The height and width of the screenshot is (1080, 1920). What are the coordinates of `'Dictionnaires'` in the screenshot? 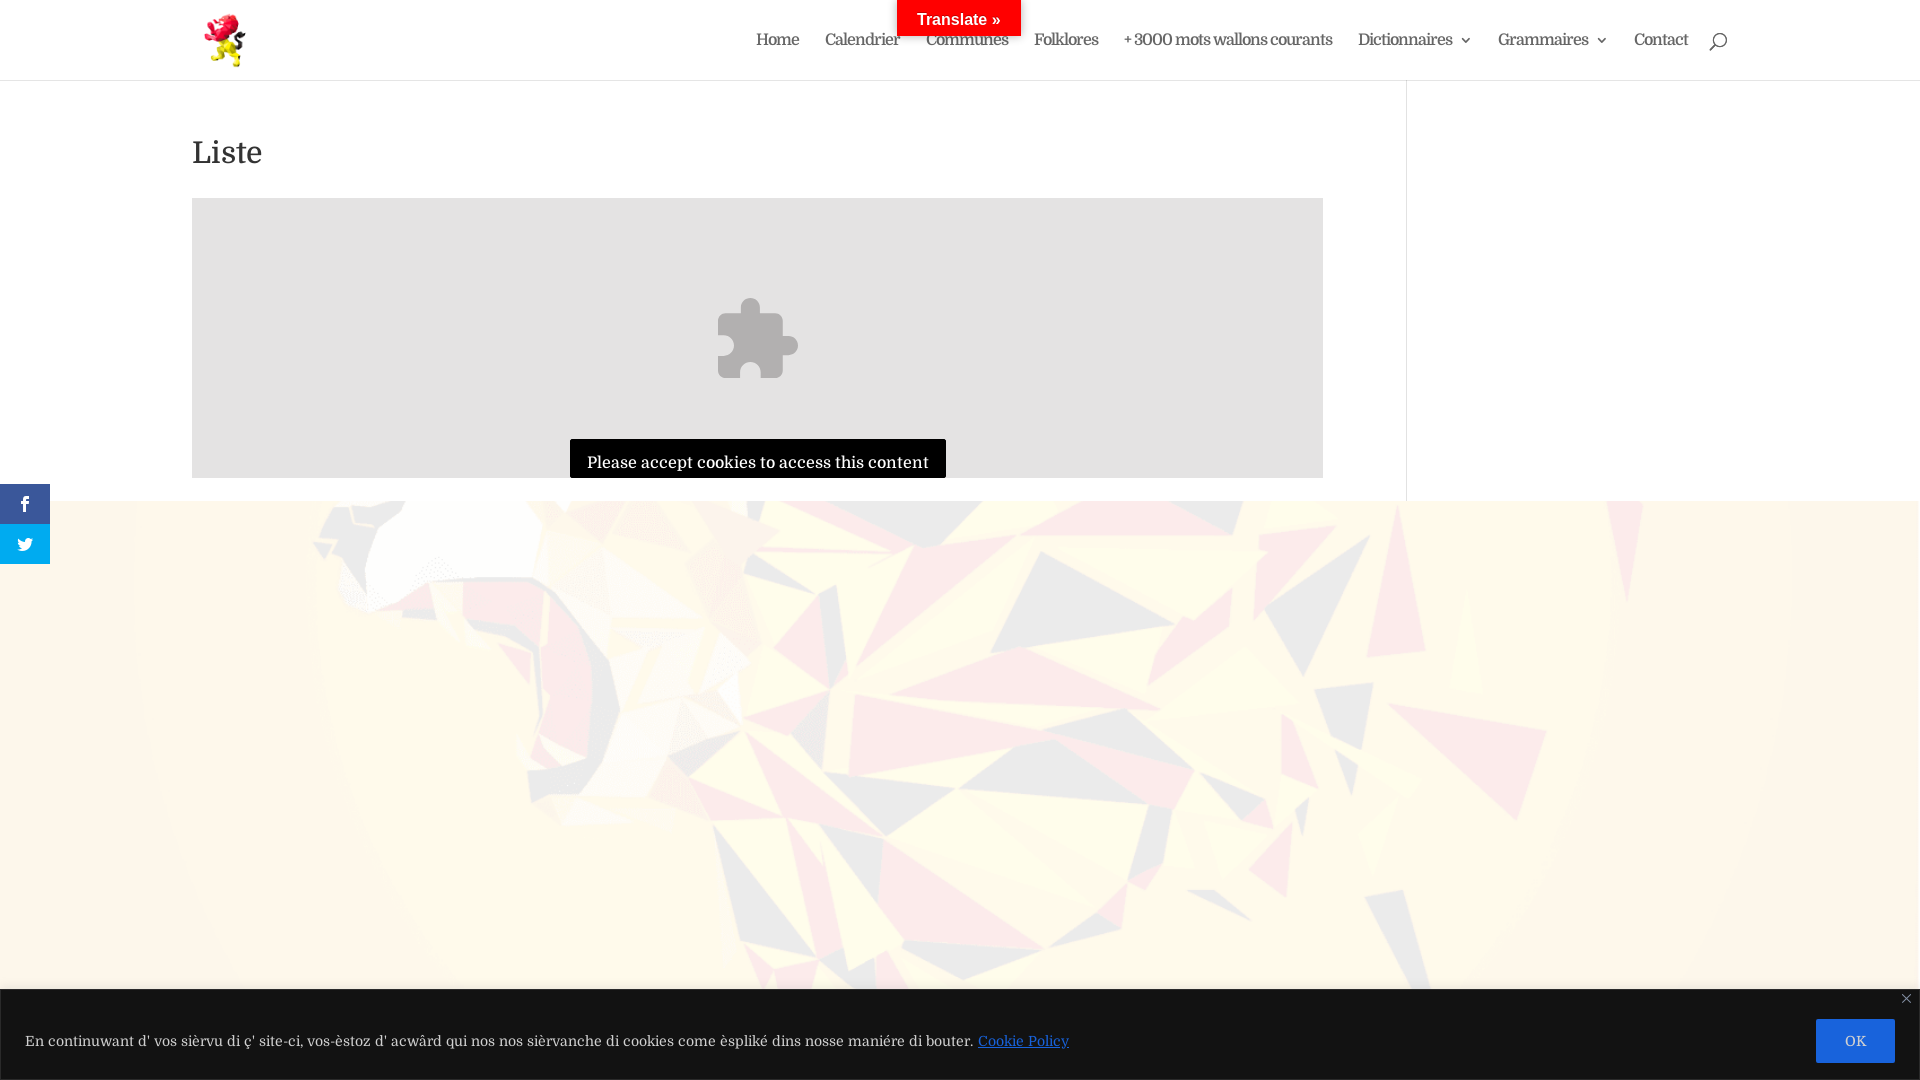 It's located at (1414, 55).